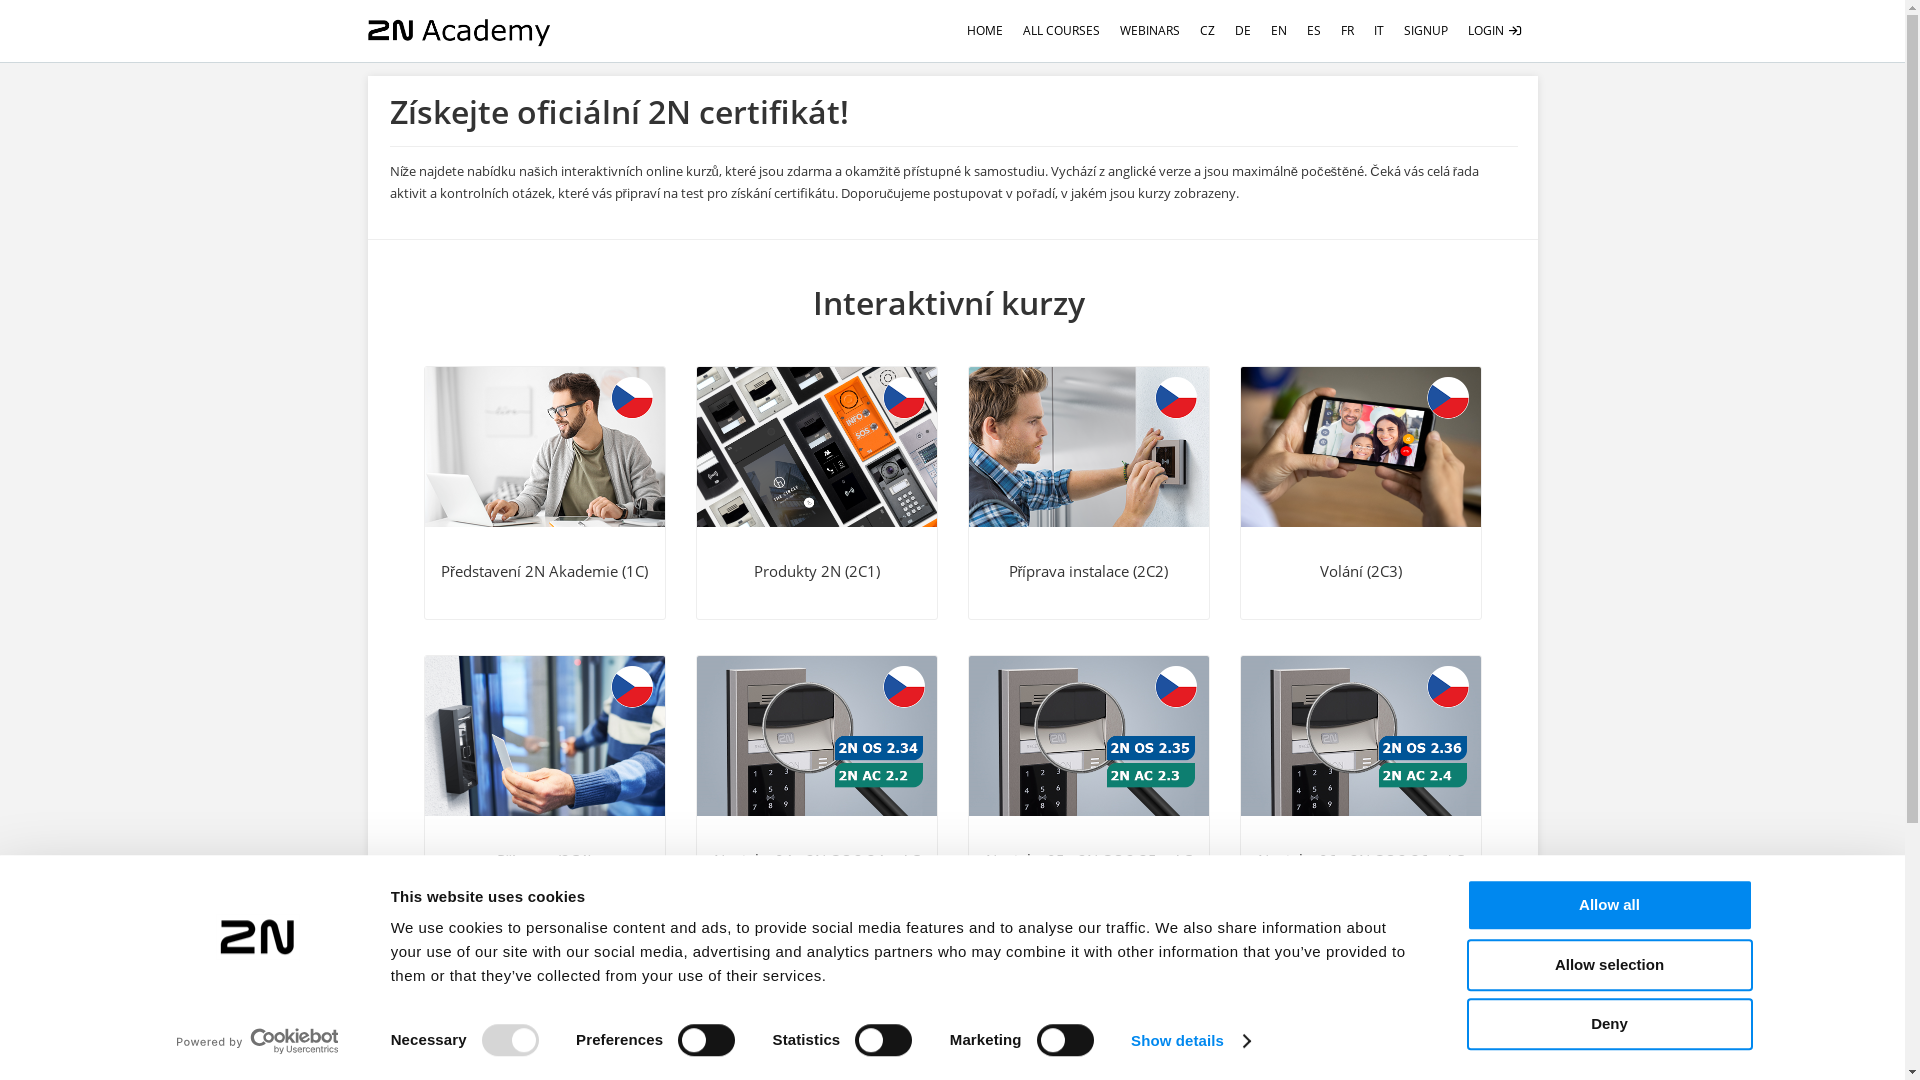  What do you see at coordinates (1608, 963) in the screenshot?
I see `'Allow selection'` at bounding box center [1608, 963].